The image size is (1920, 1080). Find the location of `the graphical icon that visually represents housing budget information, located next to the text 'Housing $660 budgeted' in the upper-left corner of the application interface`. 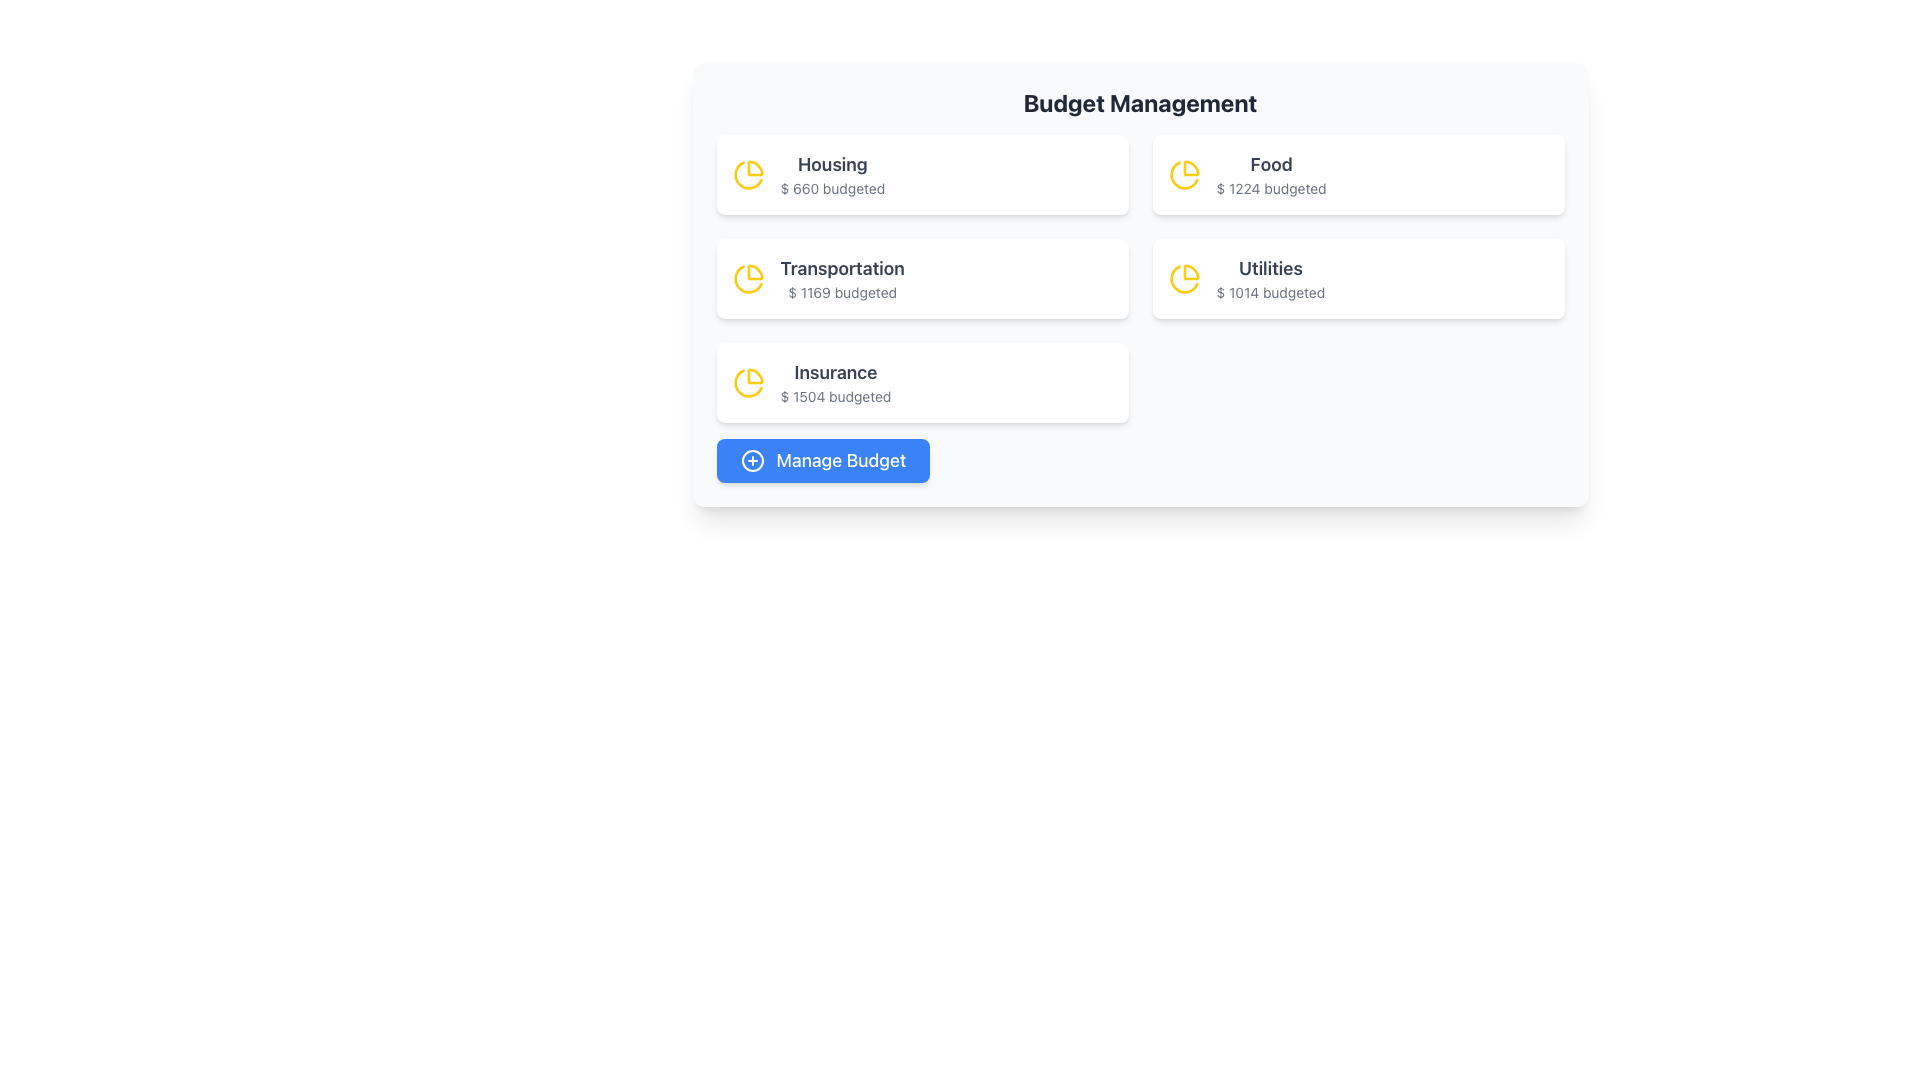

the graphical icon that visually represents housing budget information, located next to the text 'Housing $660 budgeted' in the upper-left corner of the application interface is located at coordinates (747, 383).